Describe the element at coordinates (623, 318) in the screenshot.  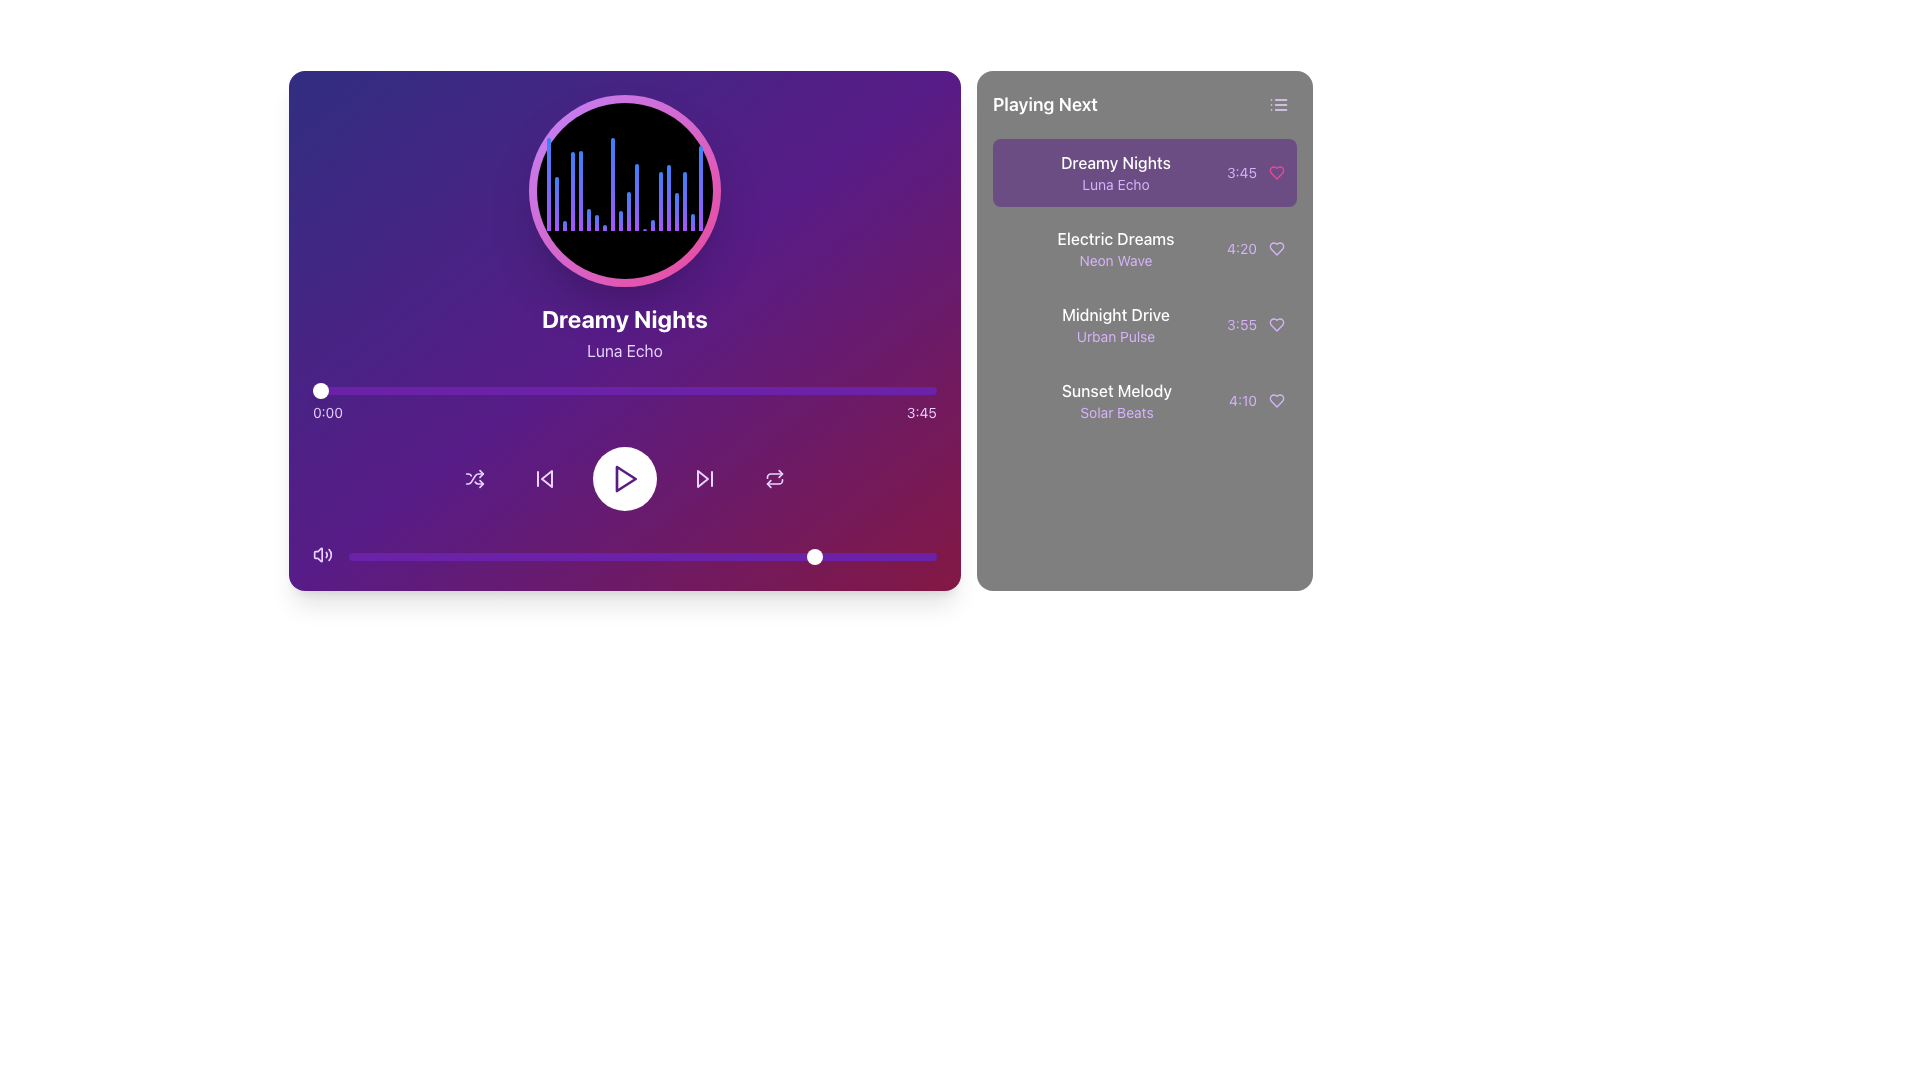
I see `the static text label that displays the title of the currently playing track, located in the main display region of the music player interface, directly below the circular visualizer and above the subtitle 'Luna Echo'` at that location.